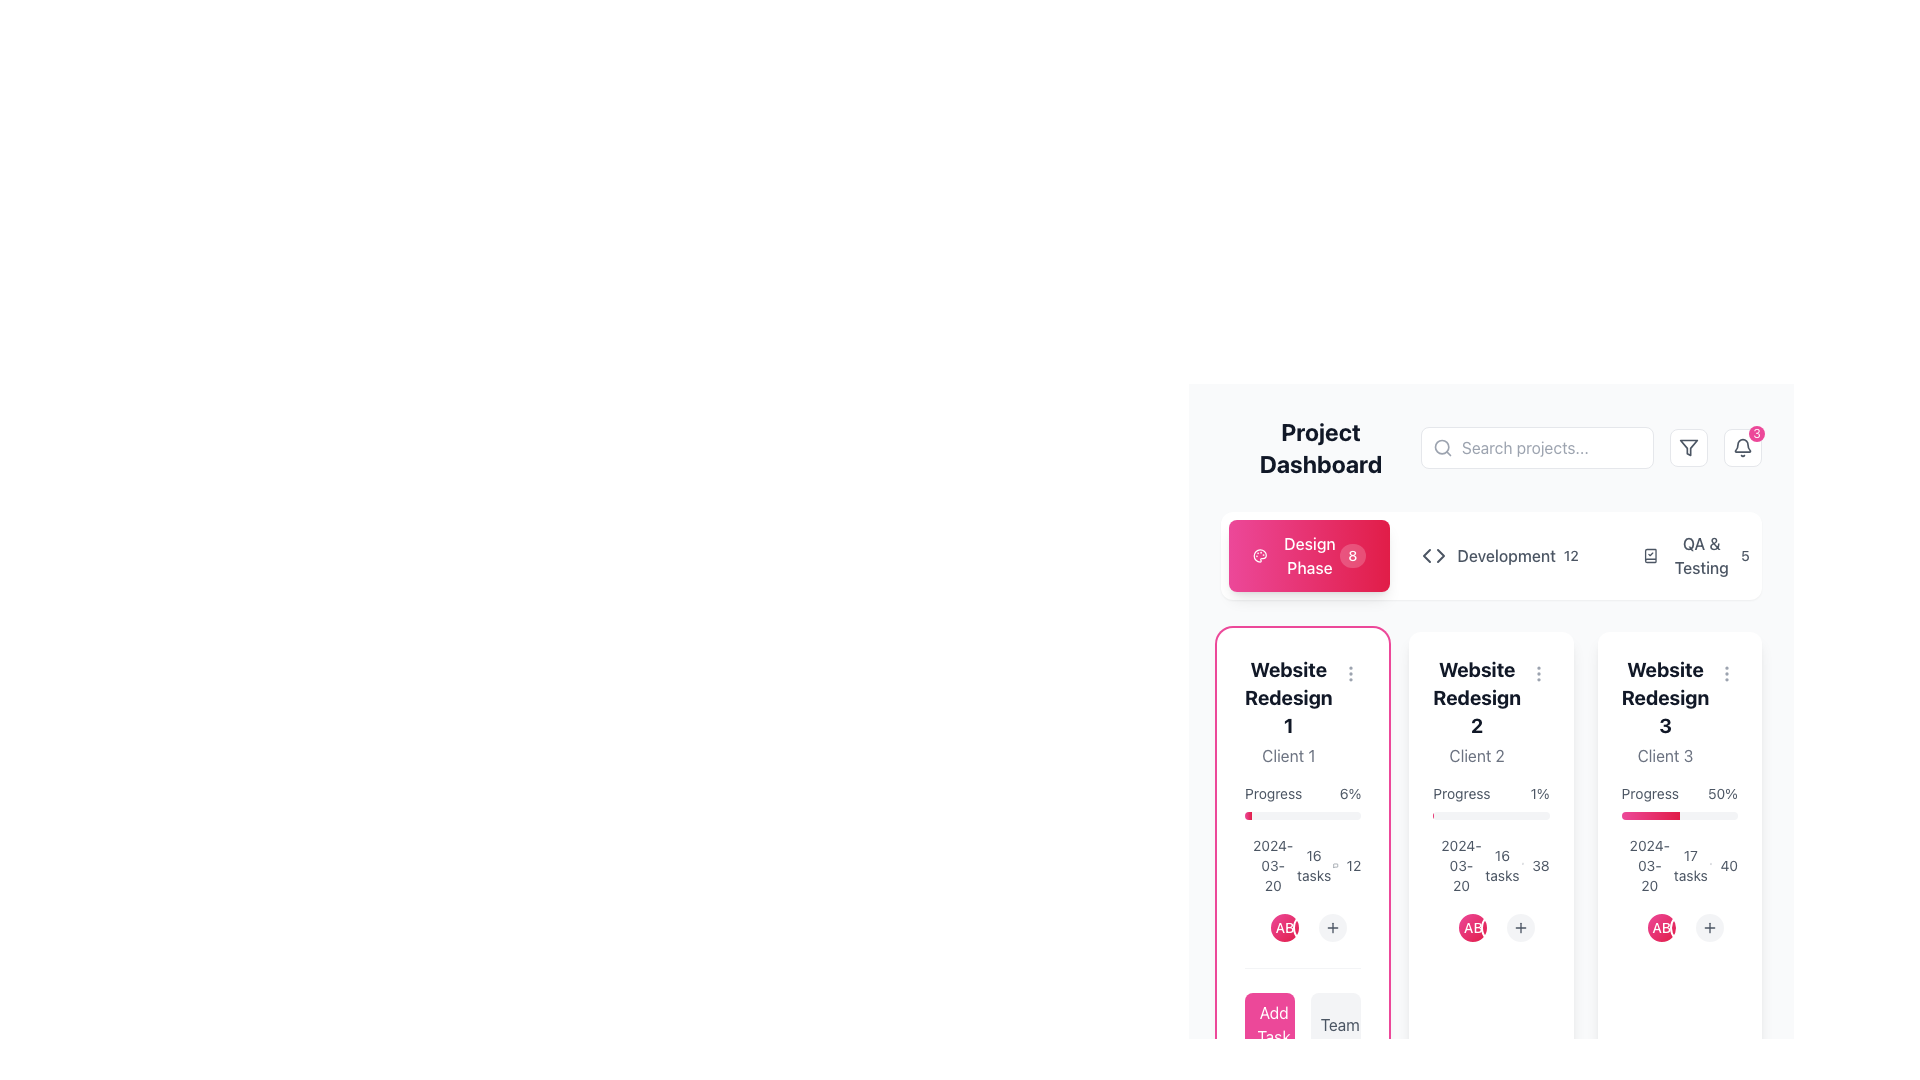 This screenshot has height=1080, width=1920. What do you see at coordinates (1684, 928) in the screenshot?
I see `the Avatar icon` at bounding box center [1684, 928].